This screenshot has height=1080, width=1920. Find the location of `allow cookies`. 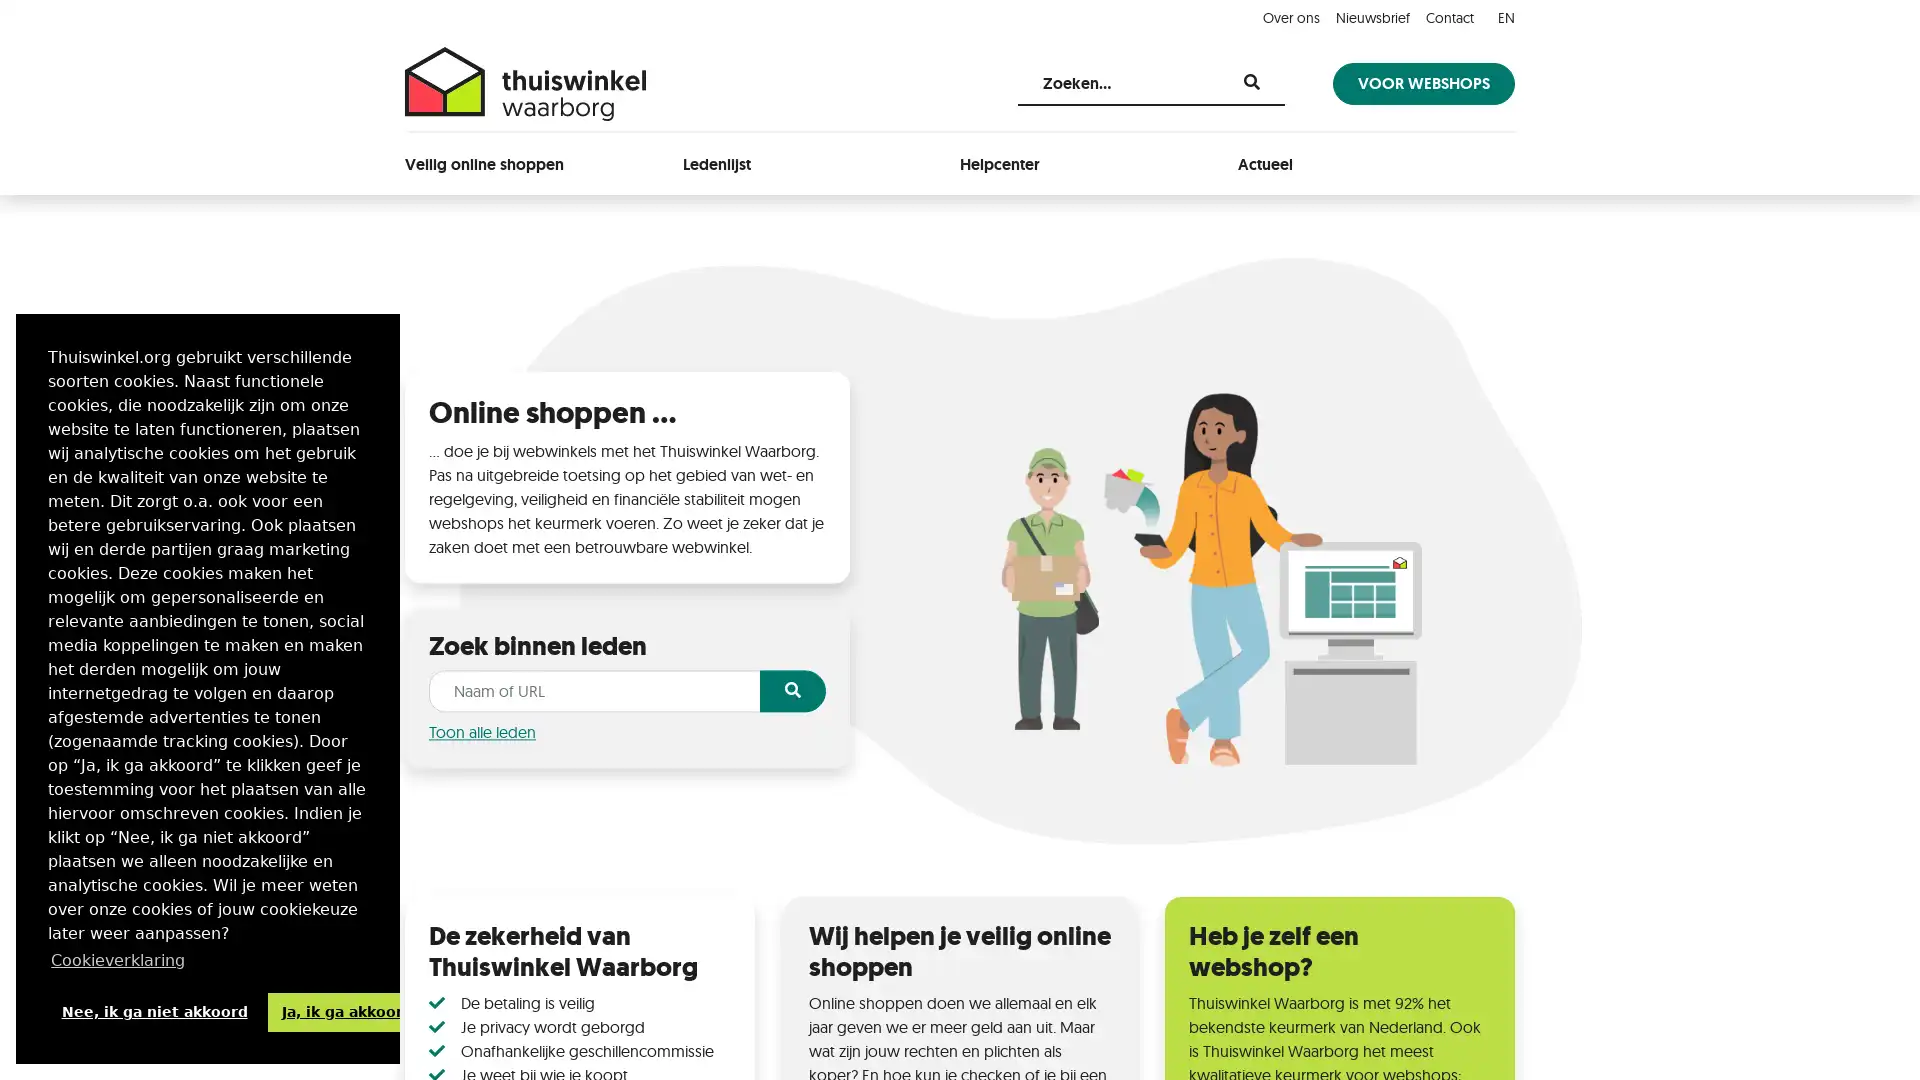

allow cookies is located at coordinates (346, 1011).